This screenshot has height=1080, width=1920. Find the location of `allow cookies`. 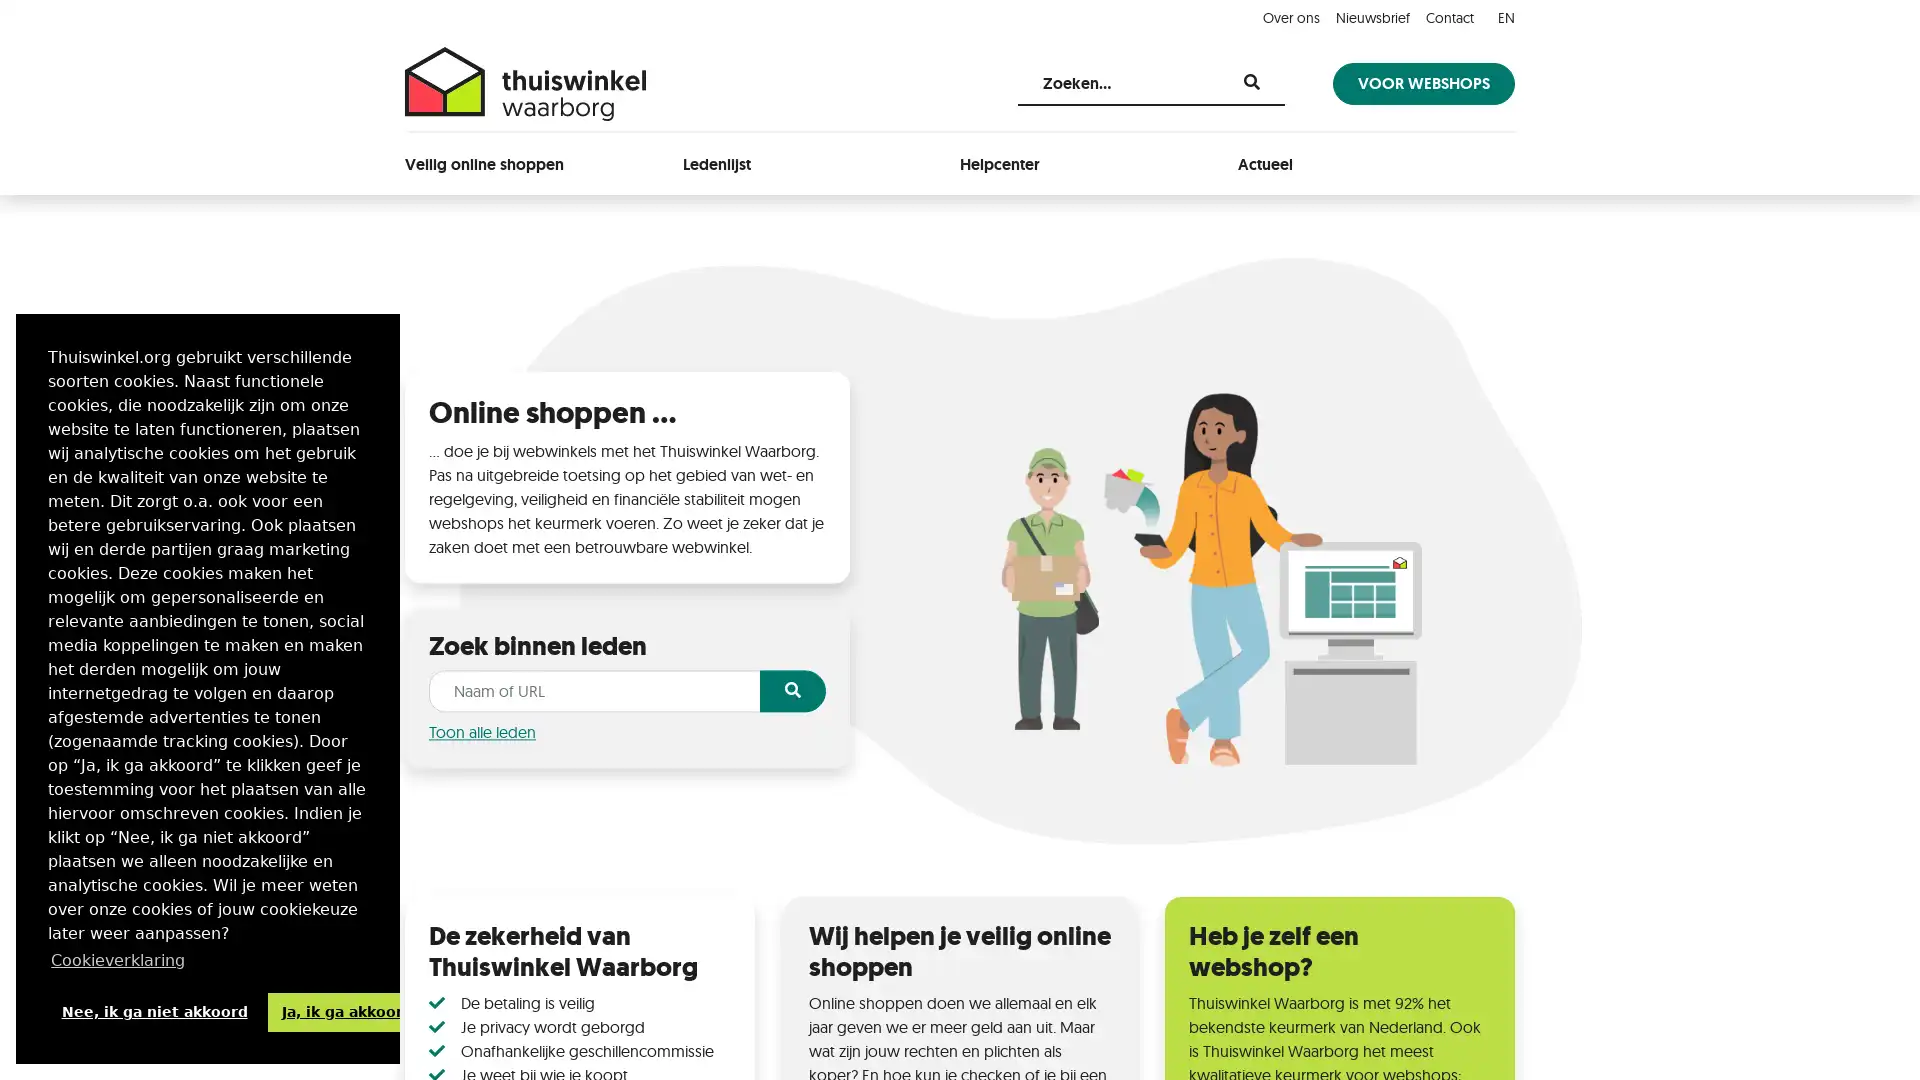

allow cookies is located at coordinates (346, 1011).